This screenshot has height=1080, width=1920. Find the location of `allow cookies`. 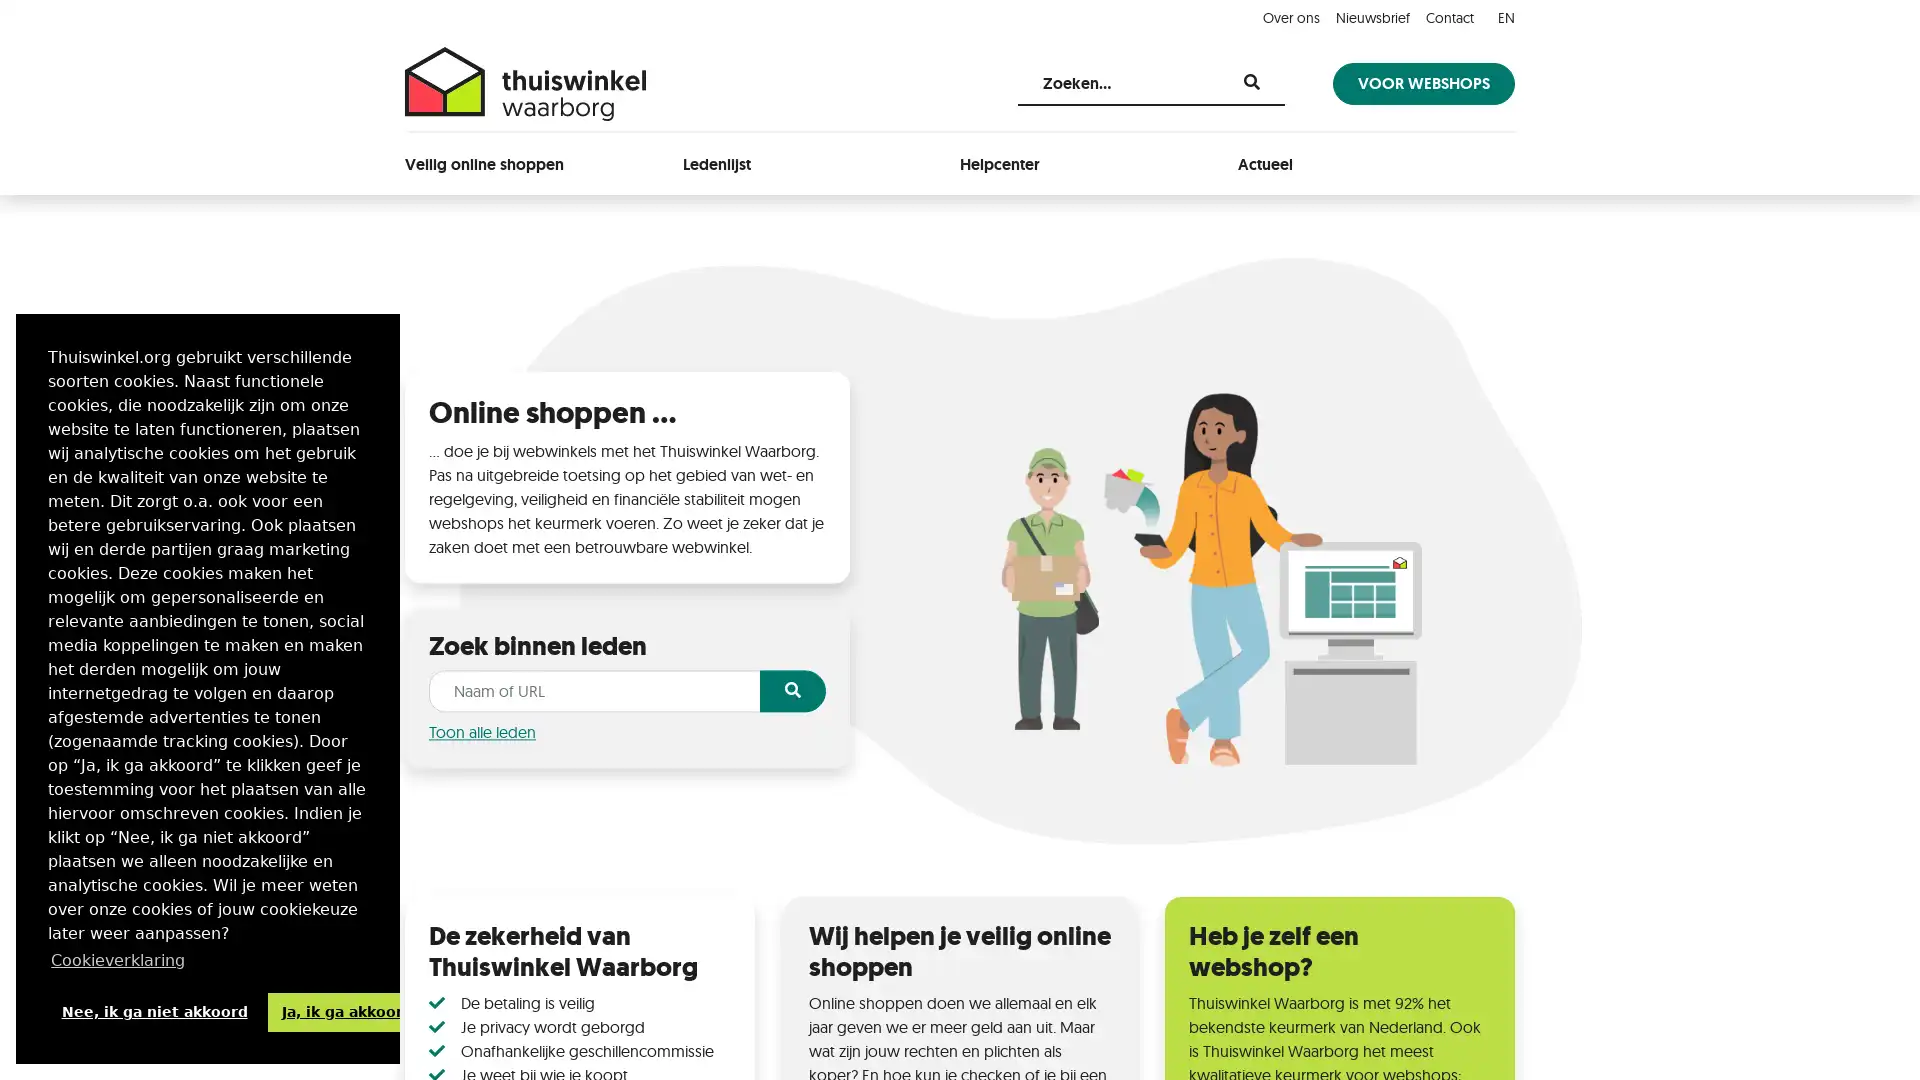

allow cookies is located at coordinates (346, 1011).